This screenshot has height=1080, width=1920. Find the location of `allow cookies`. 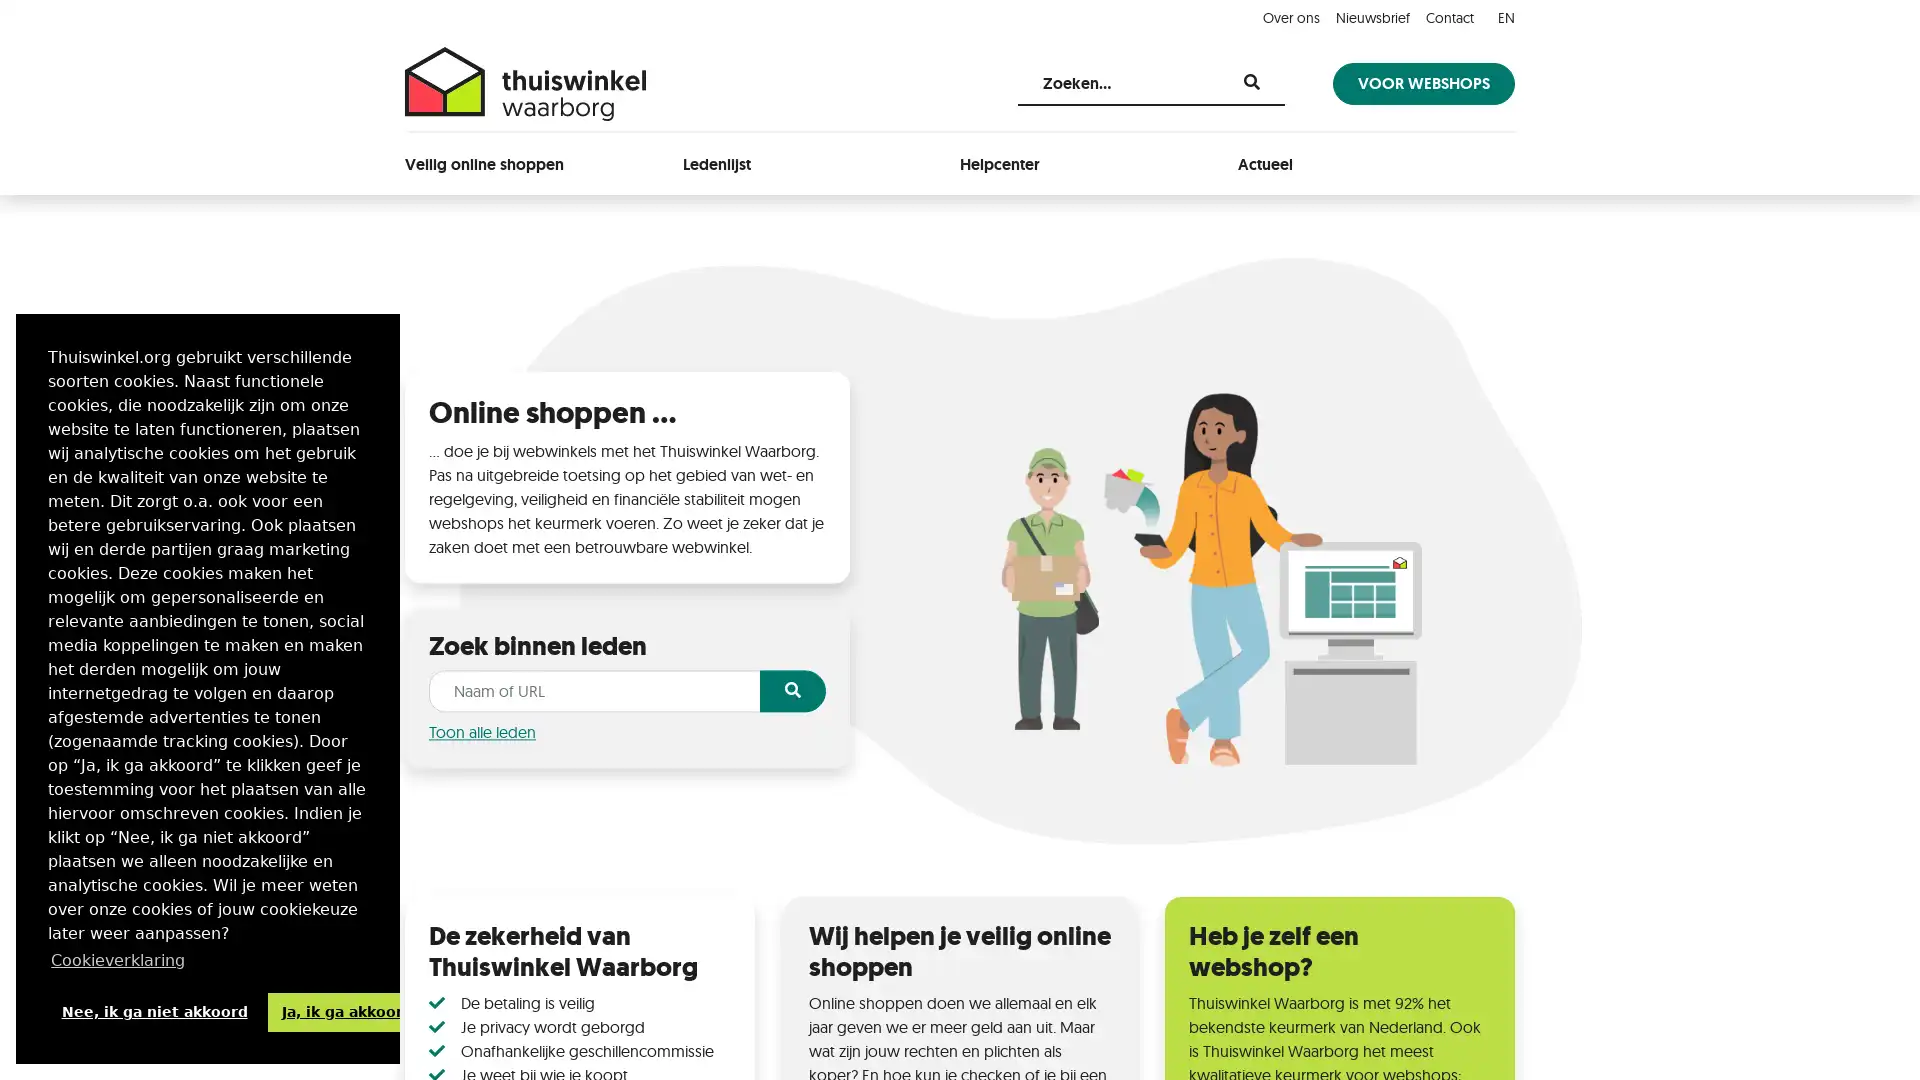

allow cookies is located at coordinates (346, 1011).